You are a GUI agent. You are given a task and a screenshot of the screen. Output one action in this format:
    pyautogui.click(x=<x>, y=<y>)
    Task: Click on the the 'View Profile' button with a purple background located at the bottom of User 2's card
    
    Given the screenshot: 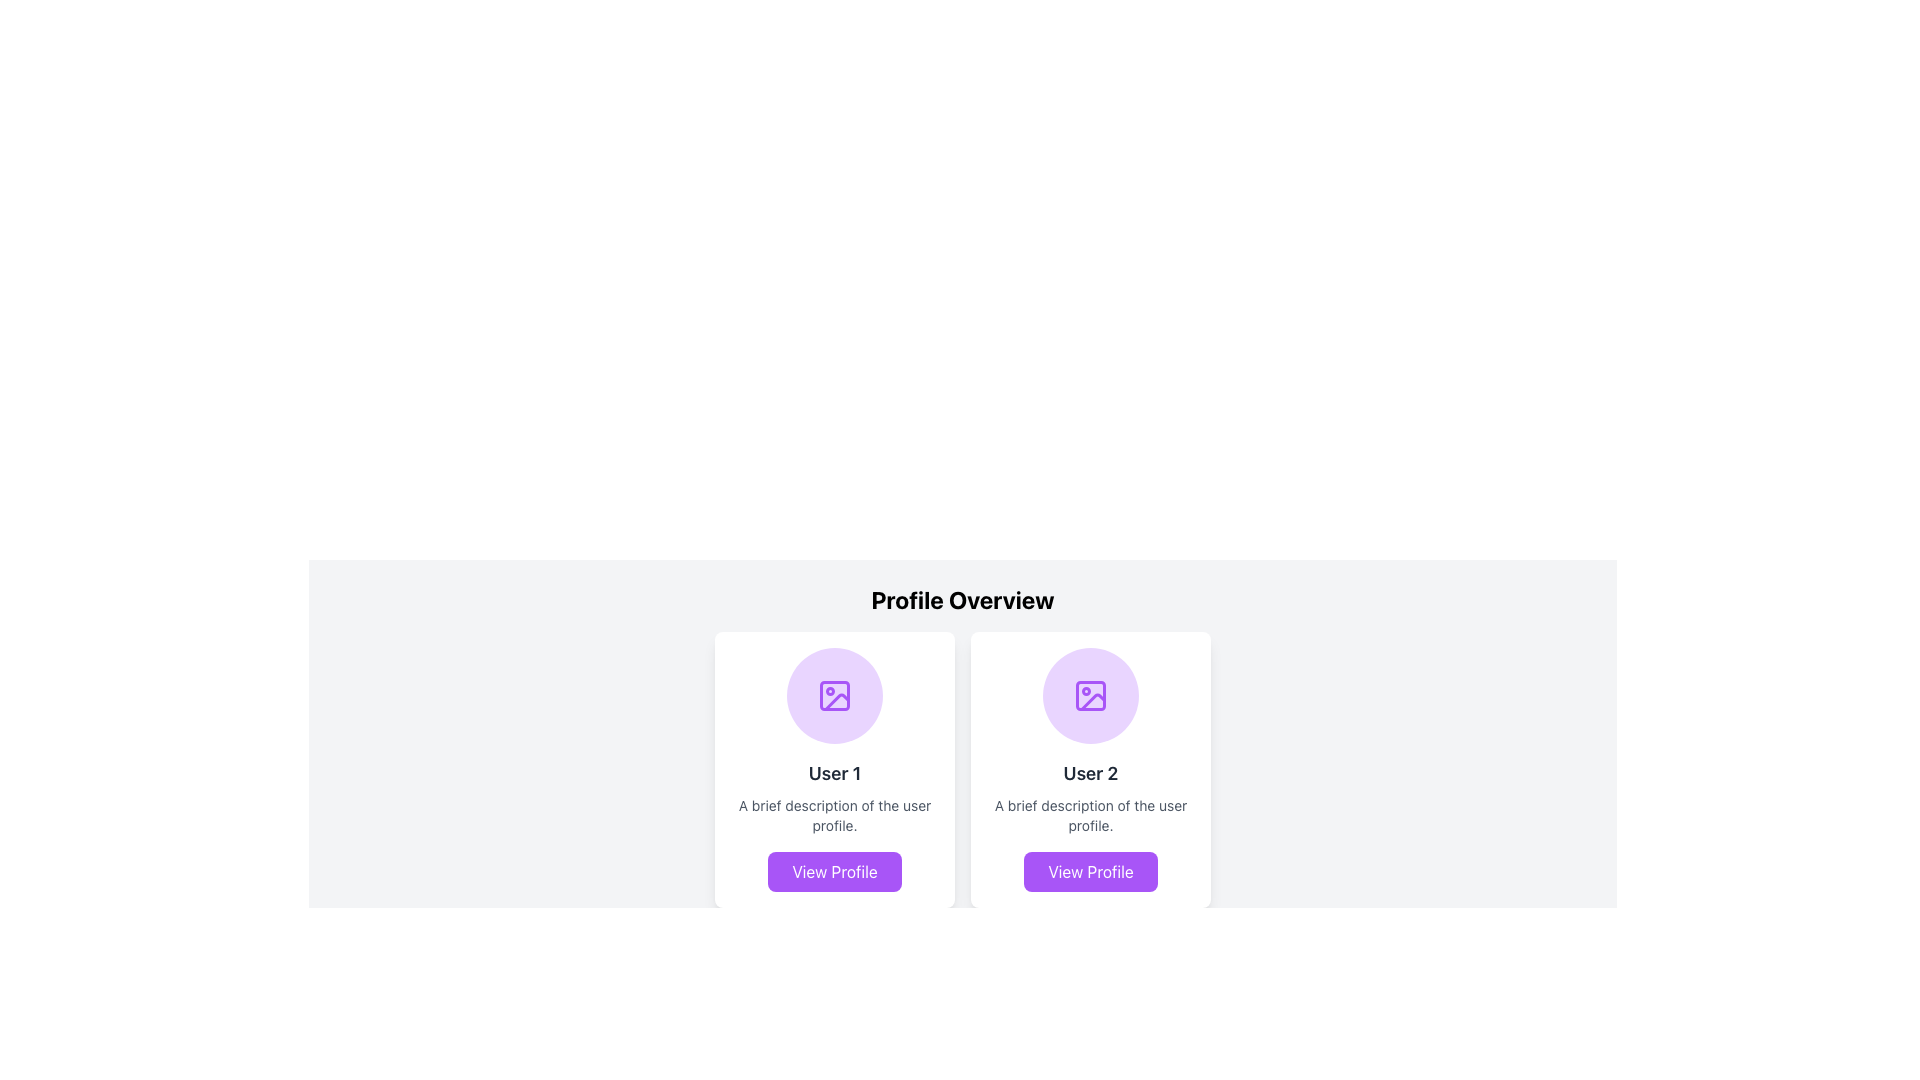 What is the action you would take?
    pyautogui.click(x=1089, y=870)
    